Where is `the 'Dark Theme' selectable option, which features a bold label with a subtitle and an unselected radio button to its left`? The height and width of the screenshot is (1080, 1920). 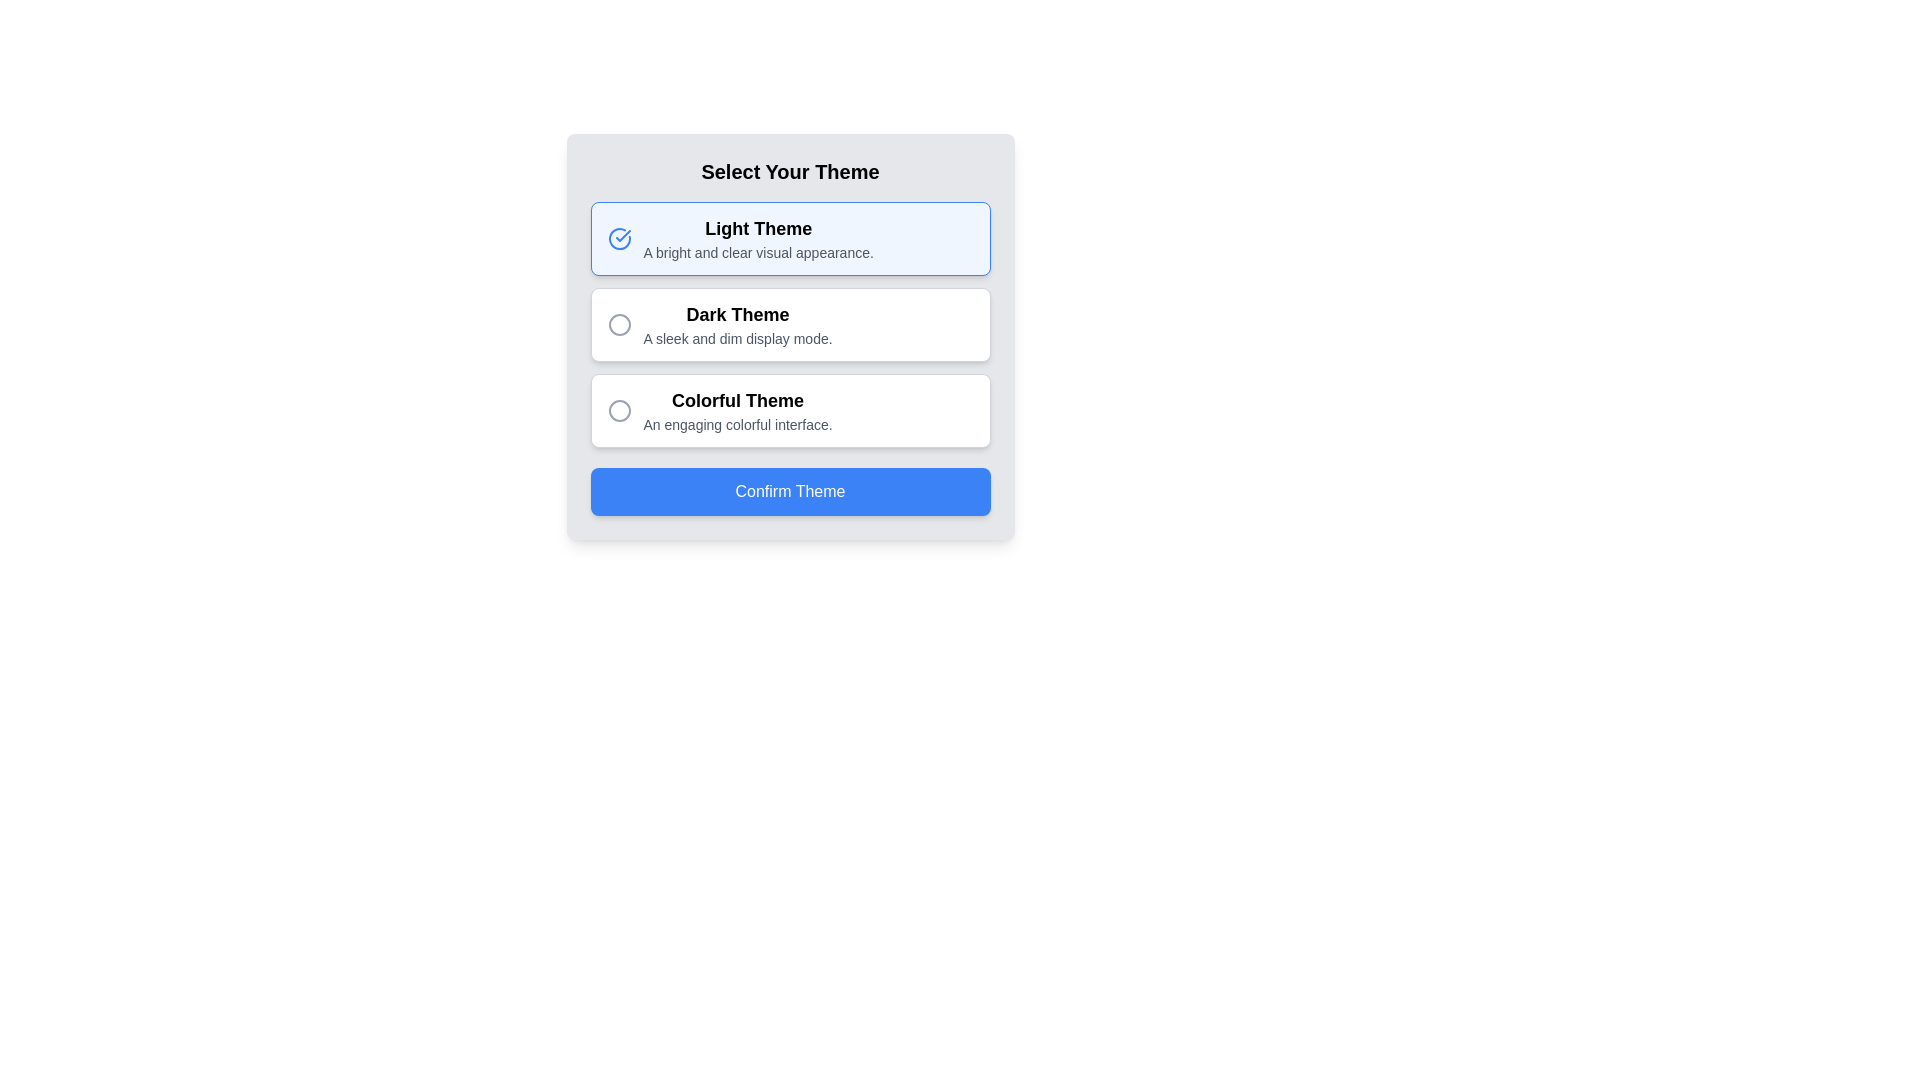 the 'Dark Theme' selectable option, which features a bold label with a subtitle and an unselected radio button to its left is located at coordinates (720, 323).